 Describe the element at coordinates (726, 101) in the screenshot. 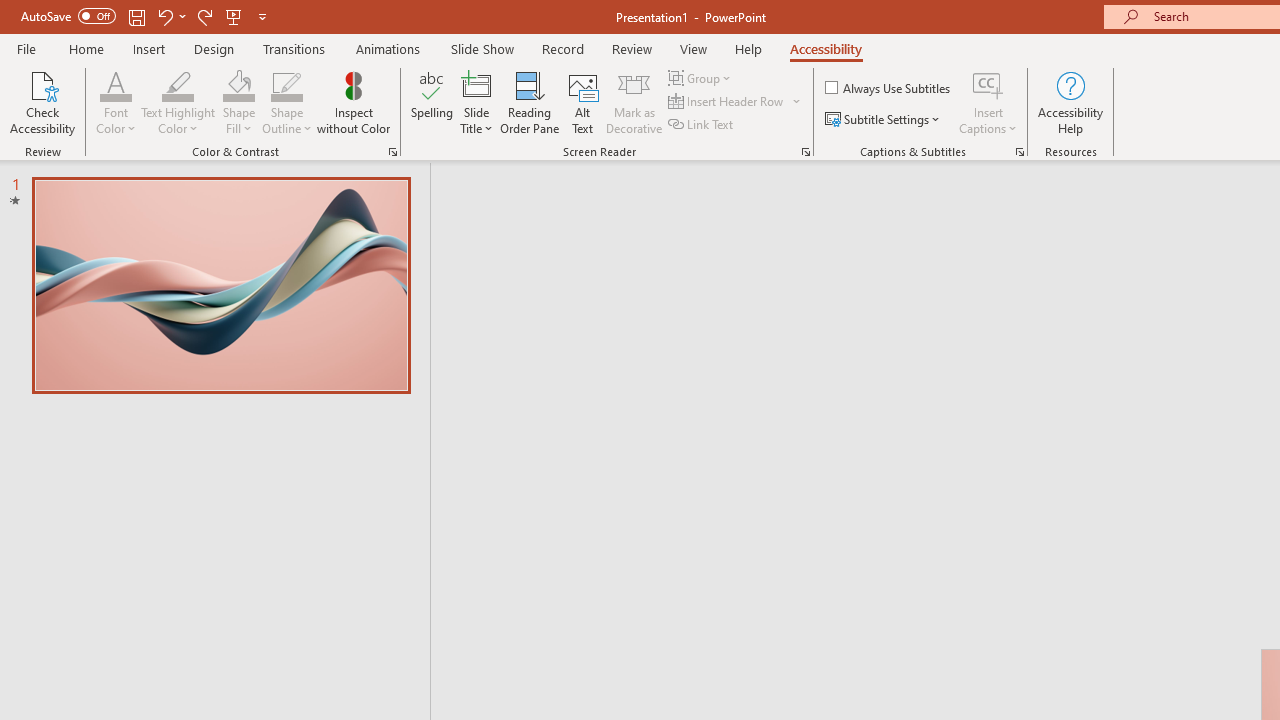

I see `'Insert Header Row'` at that location.